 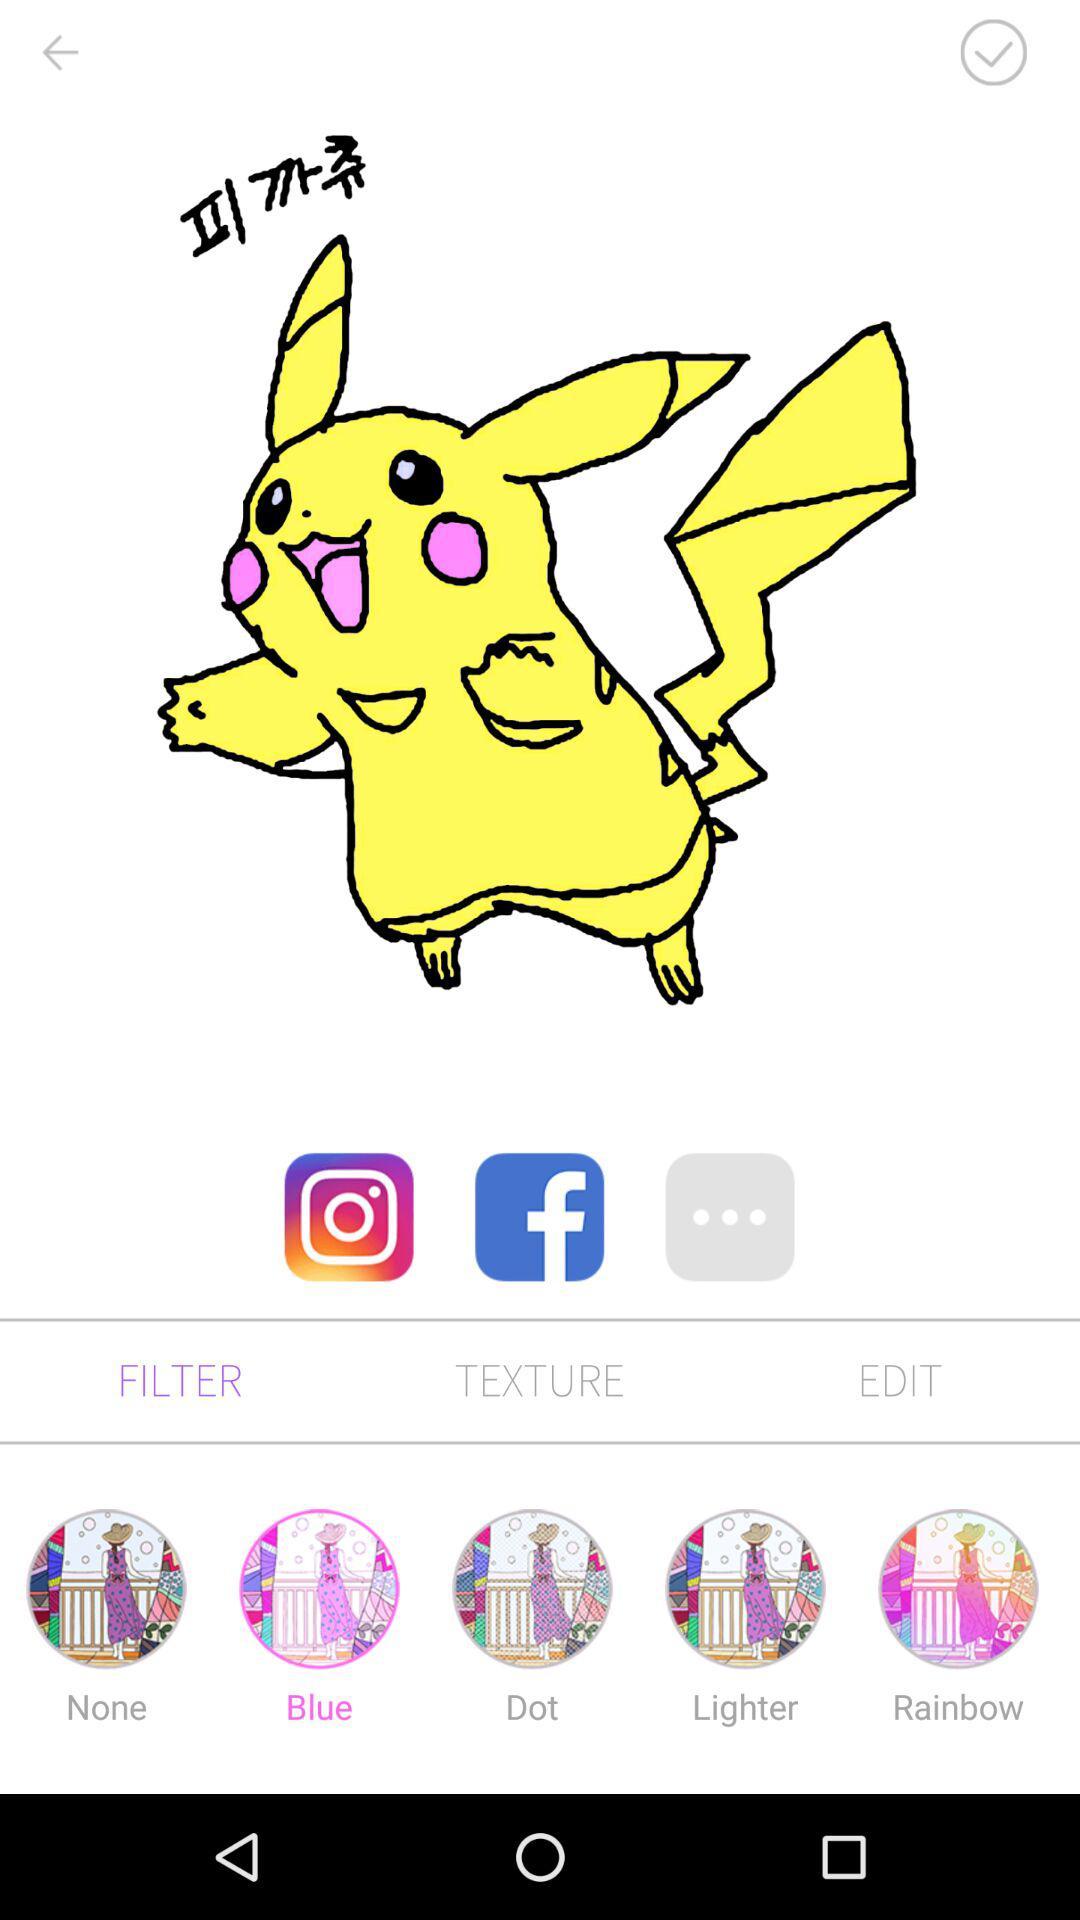 What do you see at coordinates (58, 52) in the screenshot?
I see `the arrow_backward icon` at bounding box center [58, 52].